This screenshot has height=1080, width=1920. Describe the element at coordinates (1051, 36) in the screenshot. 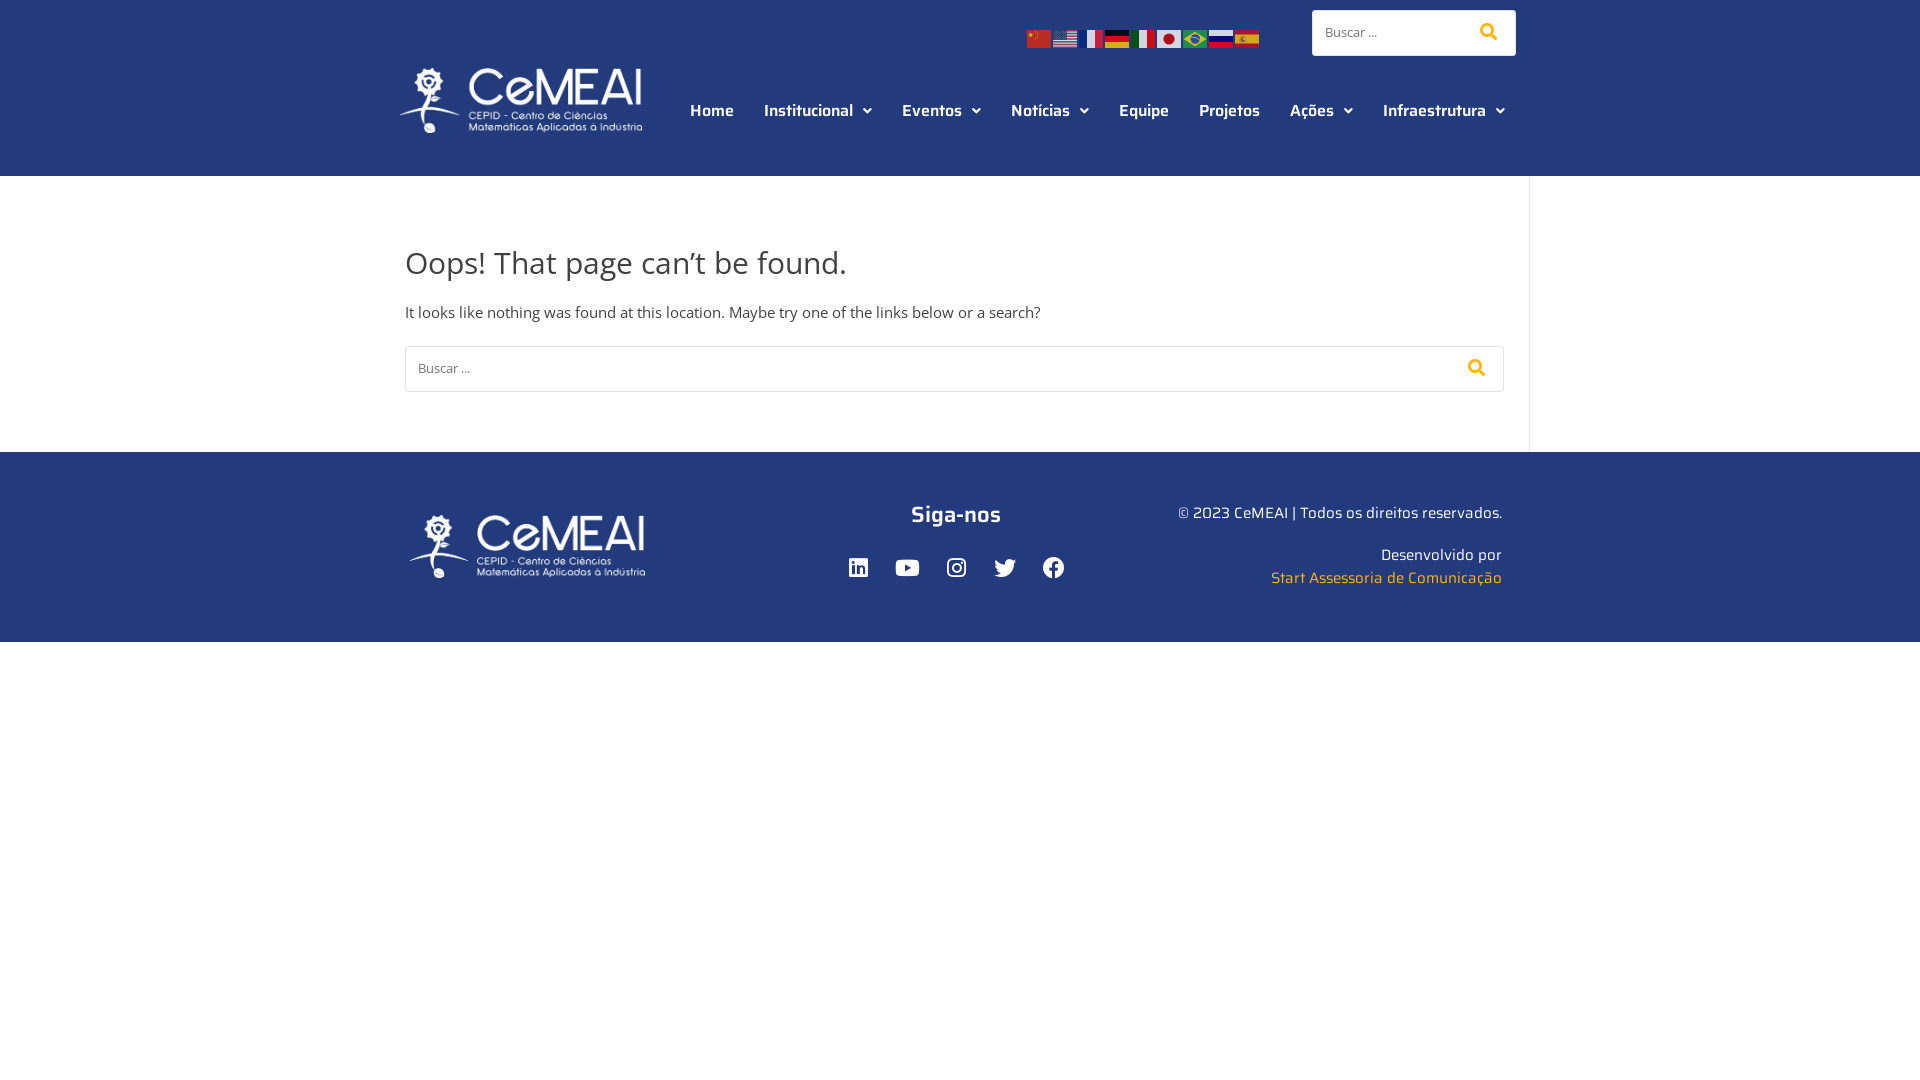

I see `'English'` at that location.